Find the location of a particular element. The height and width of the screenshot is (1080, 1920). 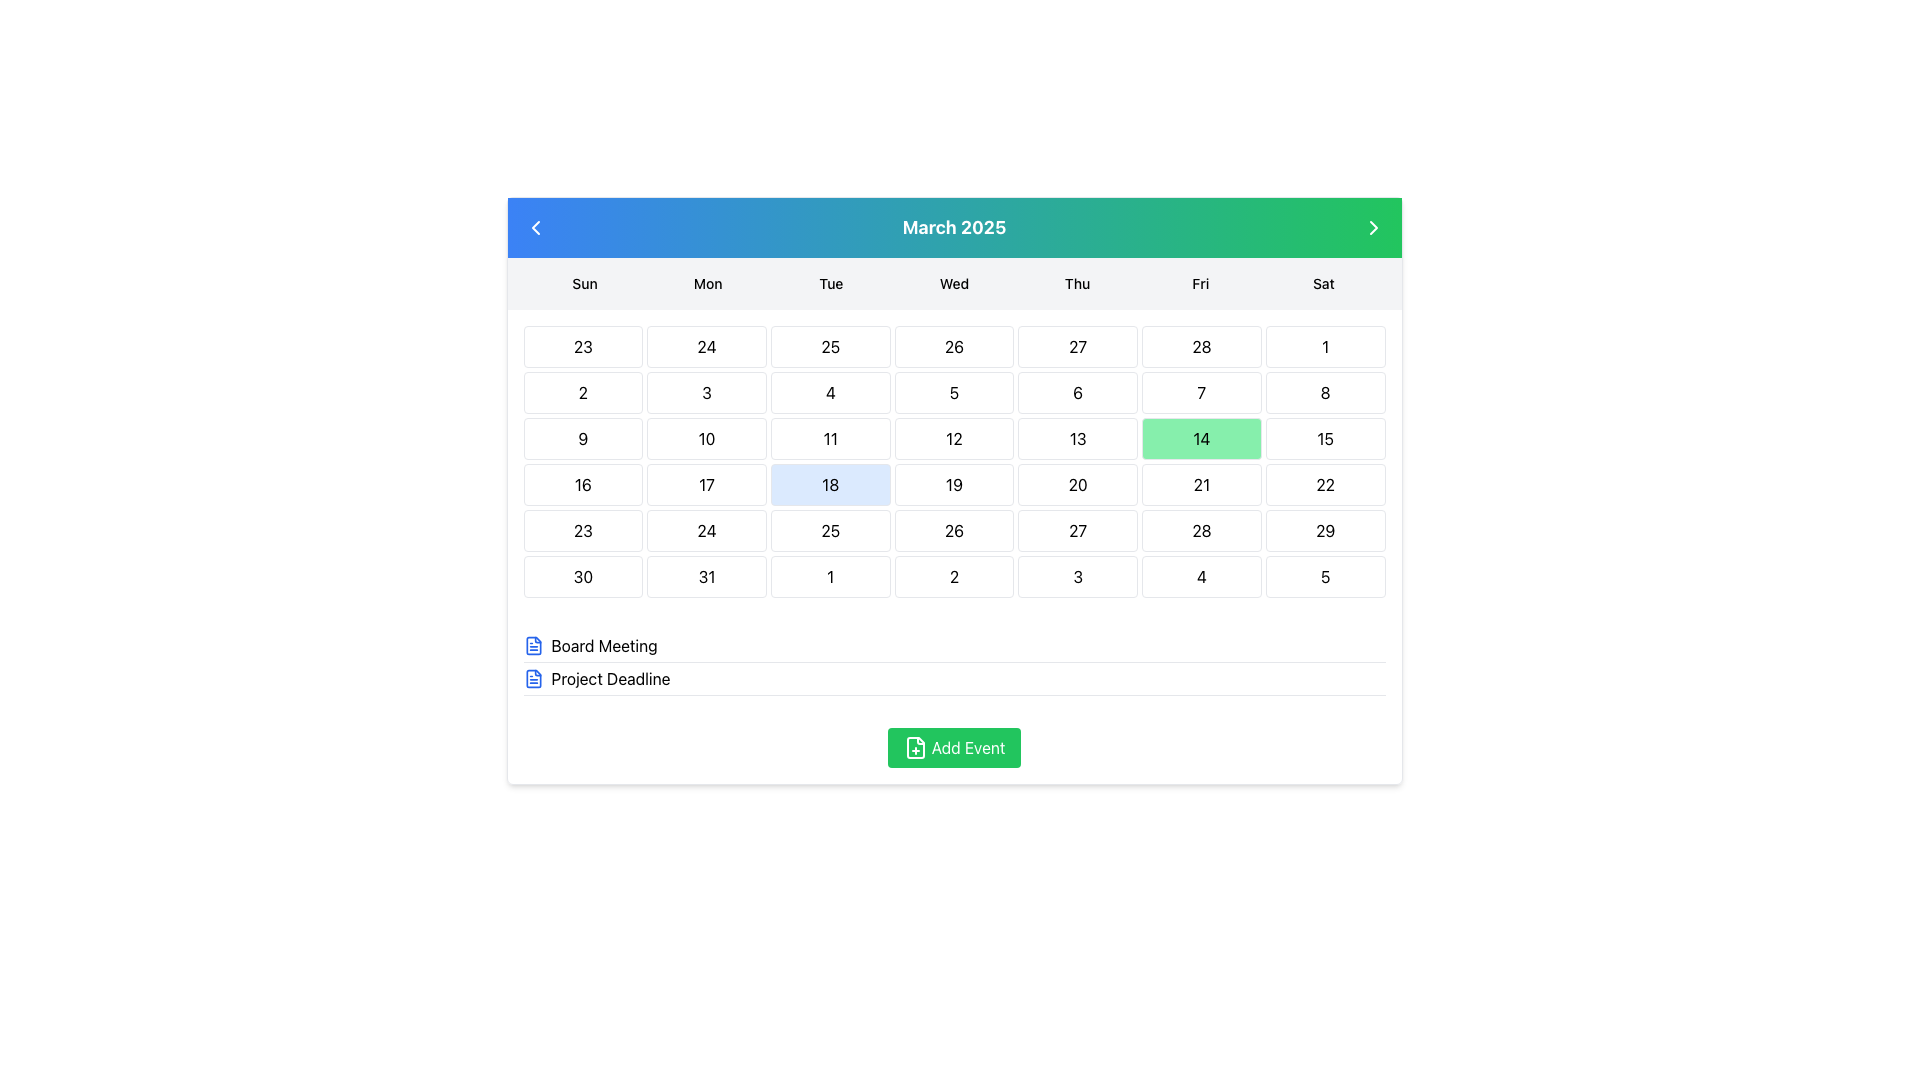

the day cell representing Wednesday, March 26, 2025 is located at coordinates (953, 346).